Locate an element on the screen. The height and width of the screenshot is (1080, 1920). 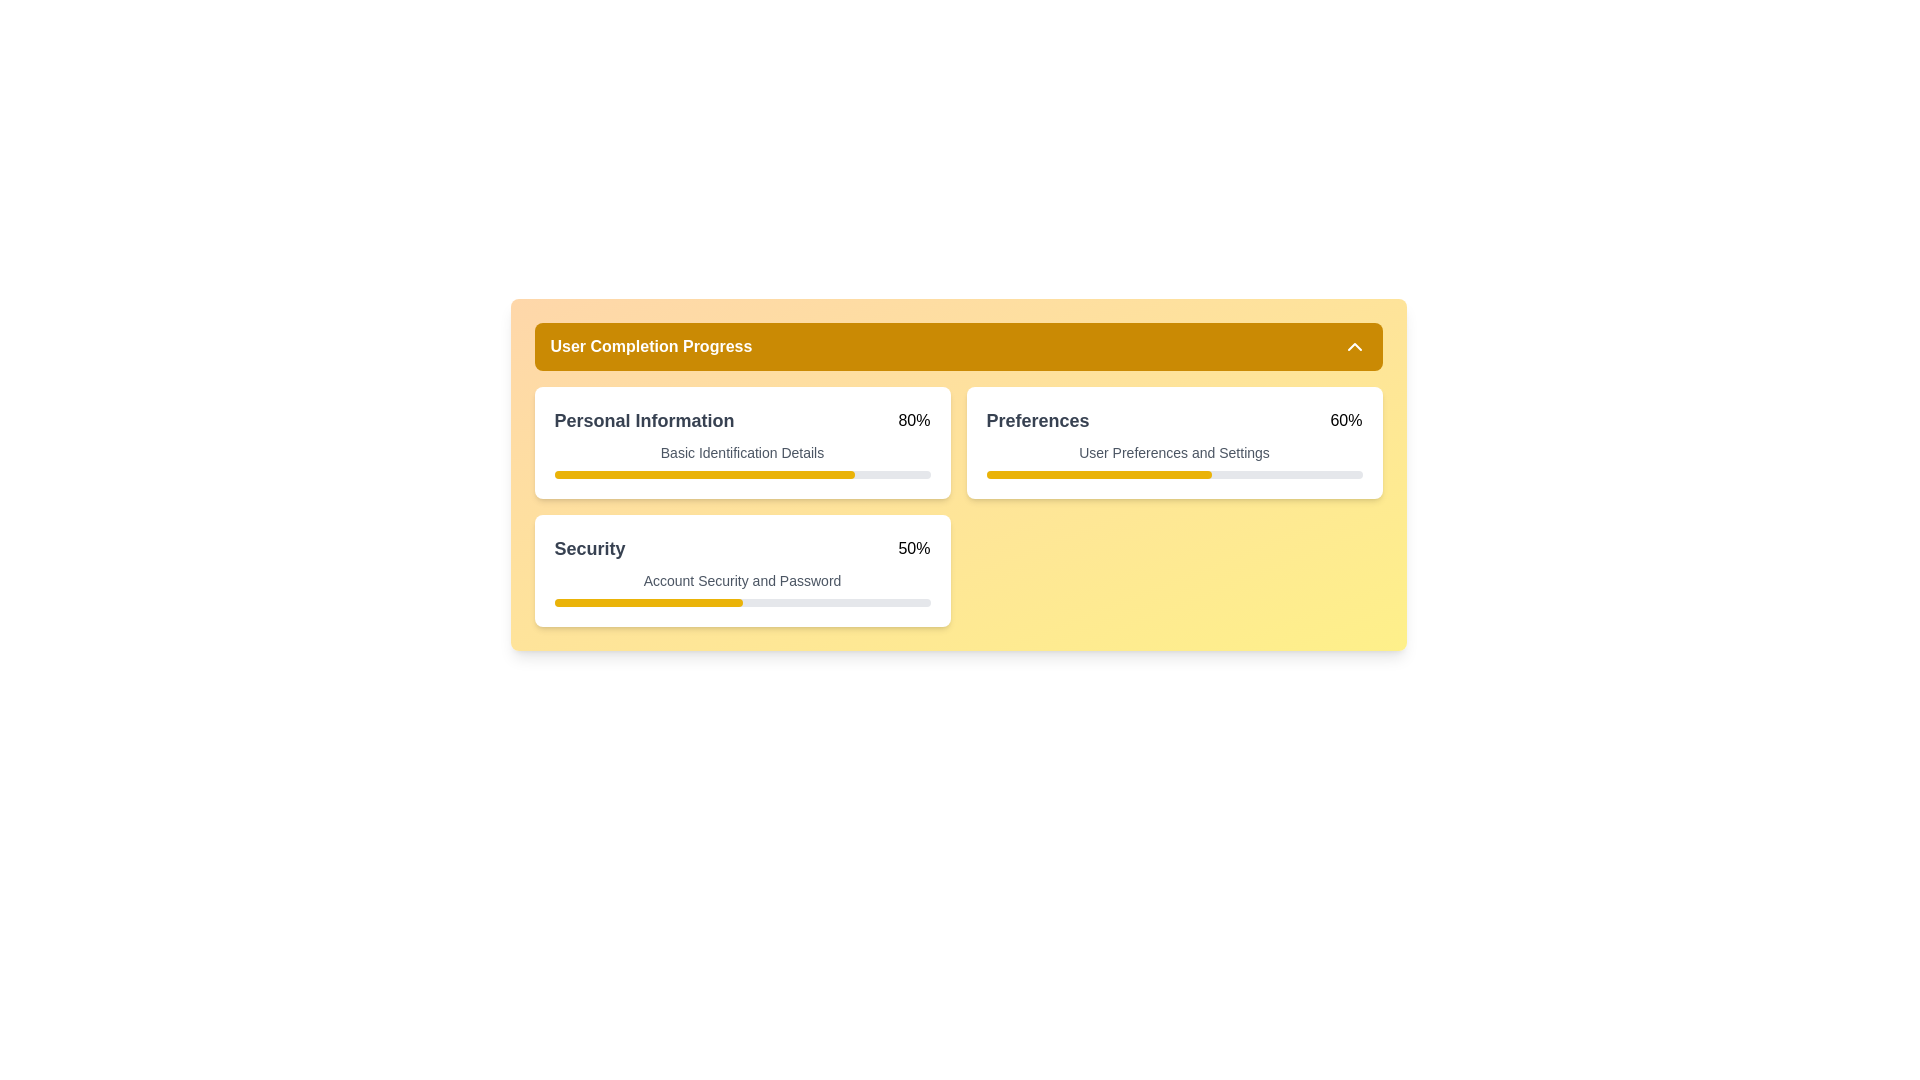
text content of the 'Security' label, which is a bold, grayish text positioned under the 'User Completion Progress' section is located at coordinates (589, 548).